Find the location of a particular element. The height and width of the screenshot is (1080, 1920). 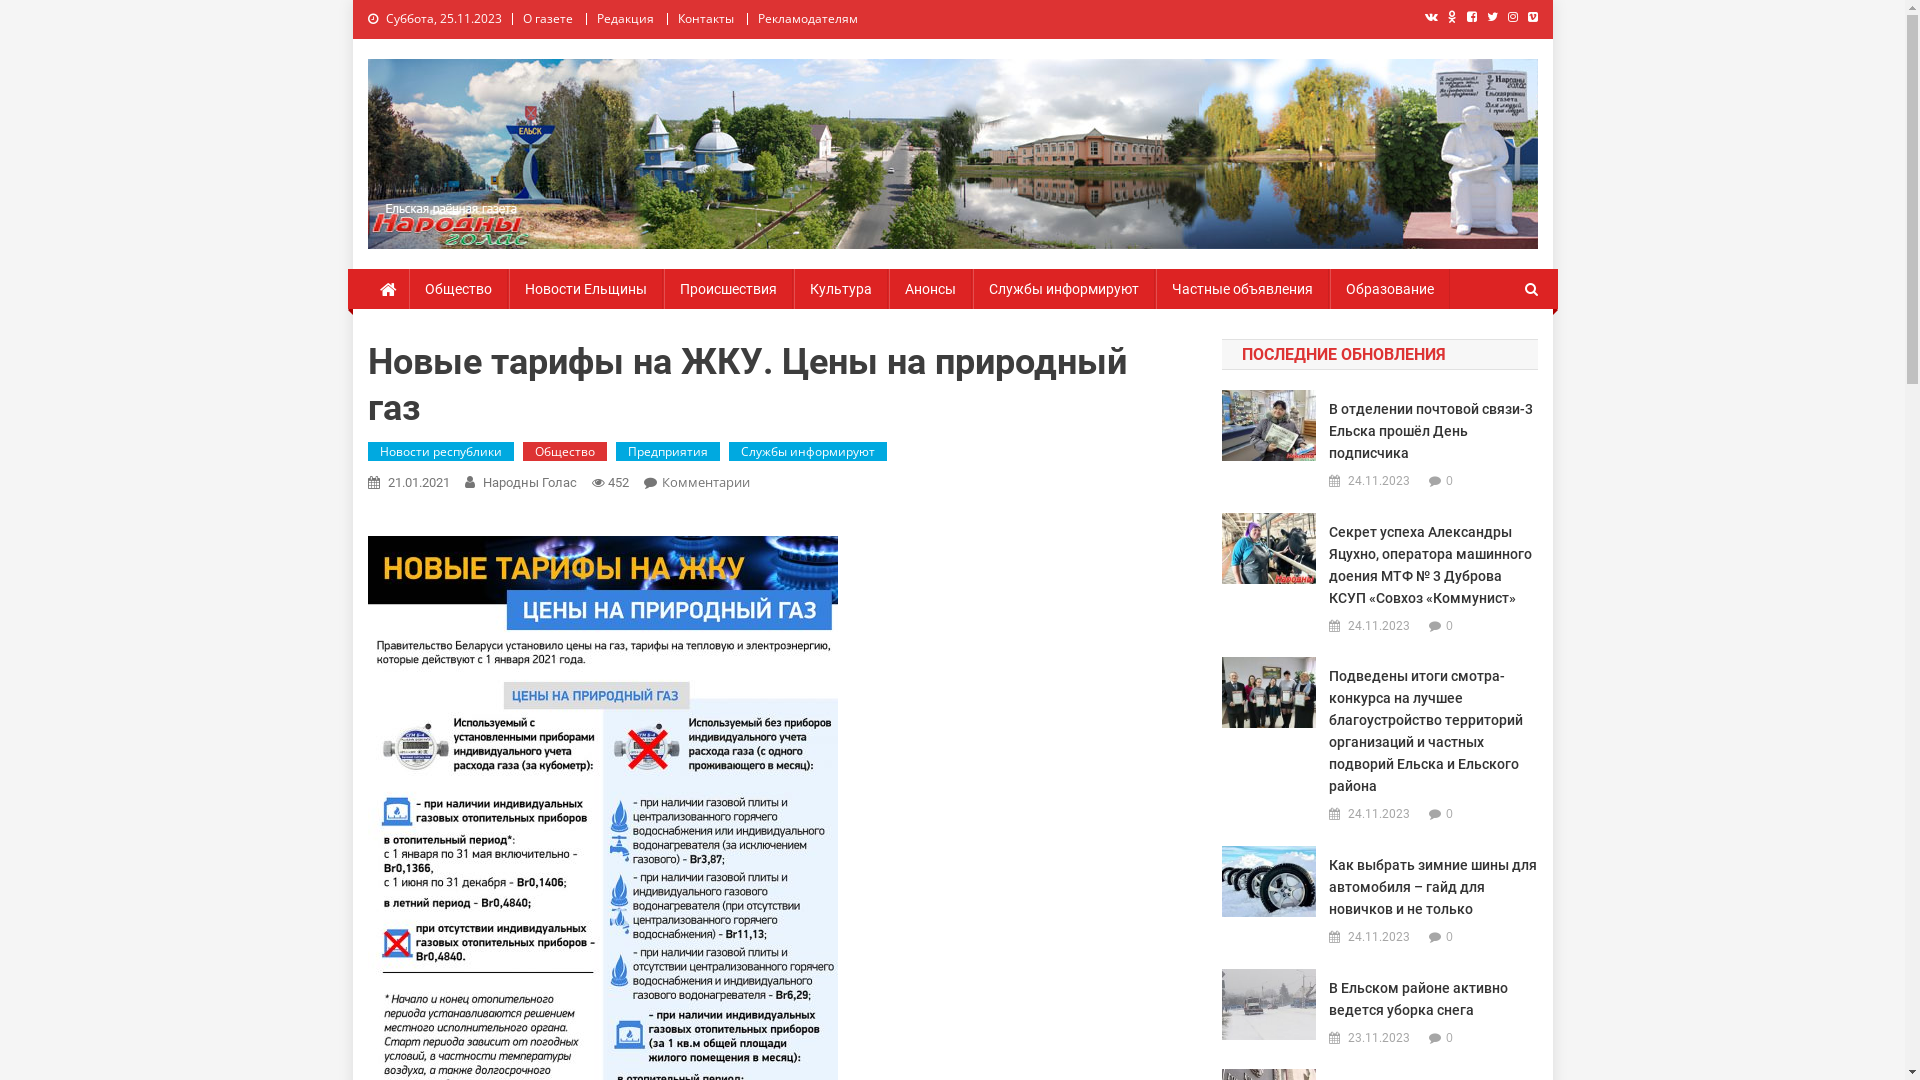

'0' is located at coordinates (1449, 624).